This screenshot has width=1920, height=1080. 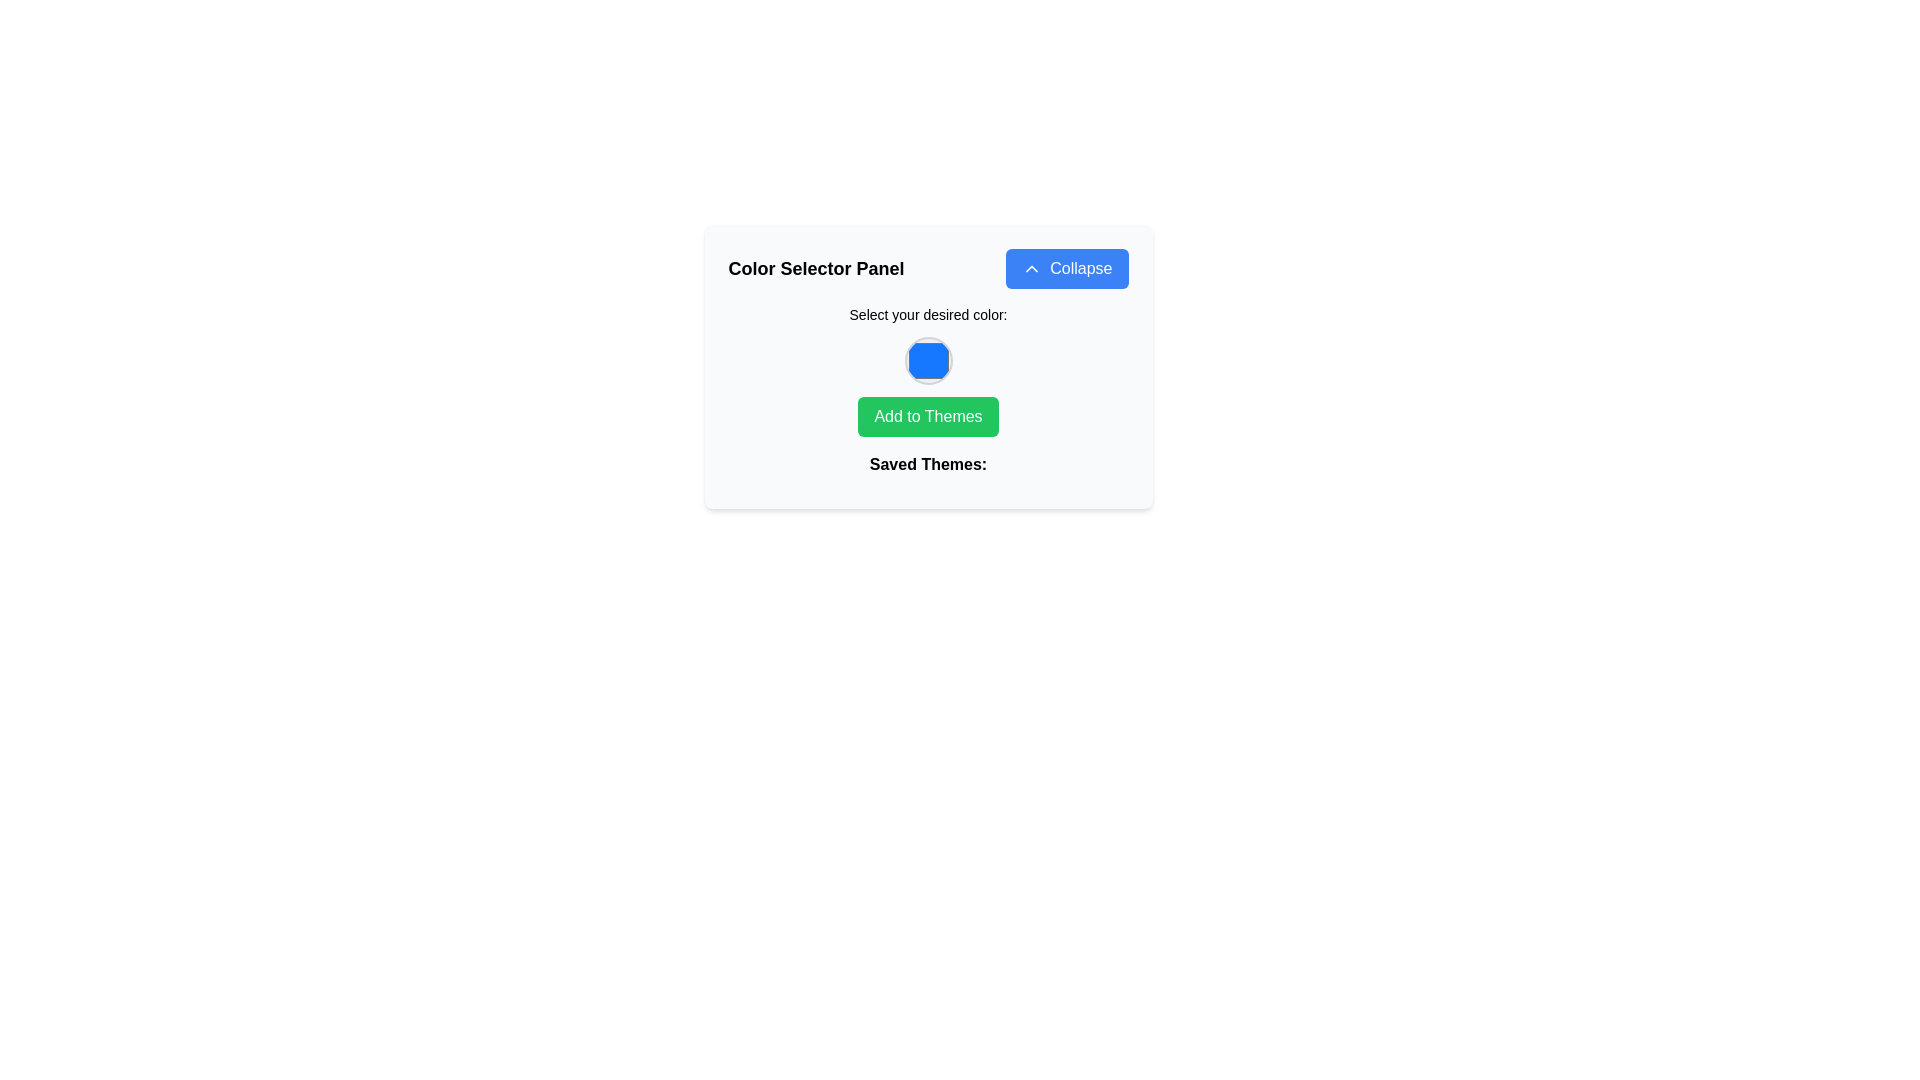 I want to click on the static text label indicating the section for saved themes, which is positioned below the 'Add to Themes' button, so click(x=927, y=469).